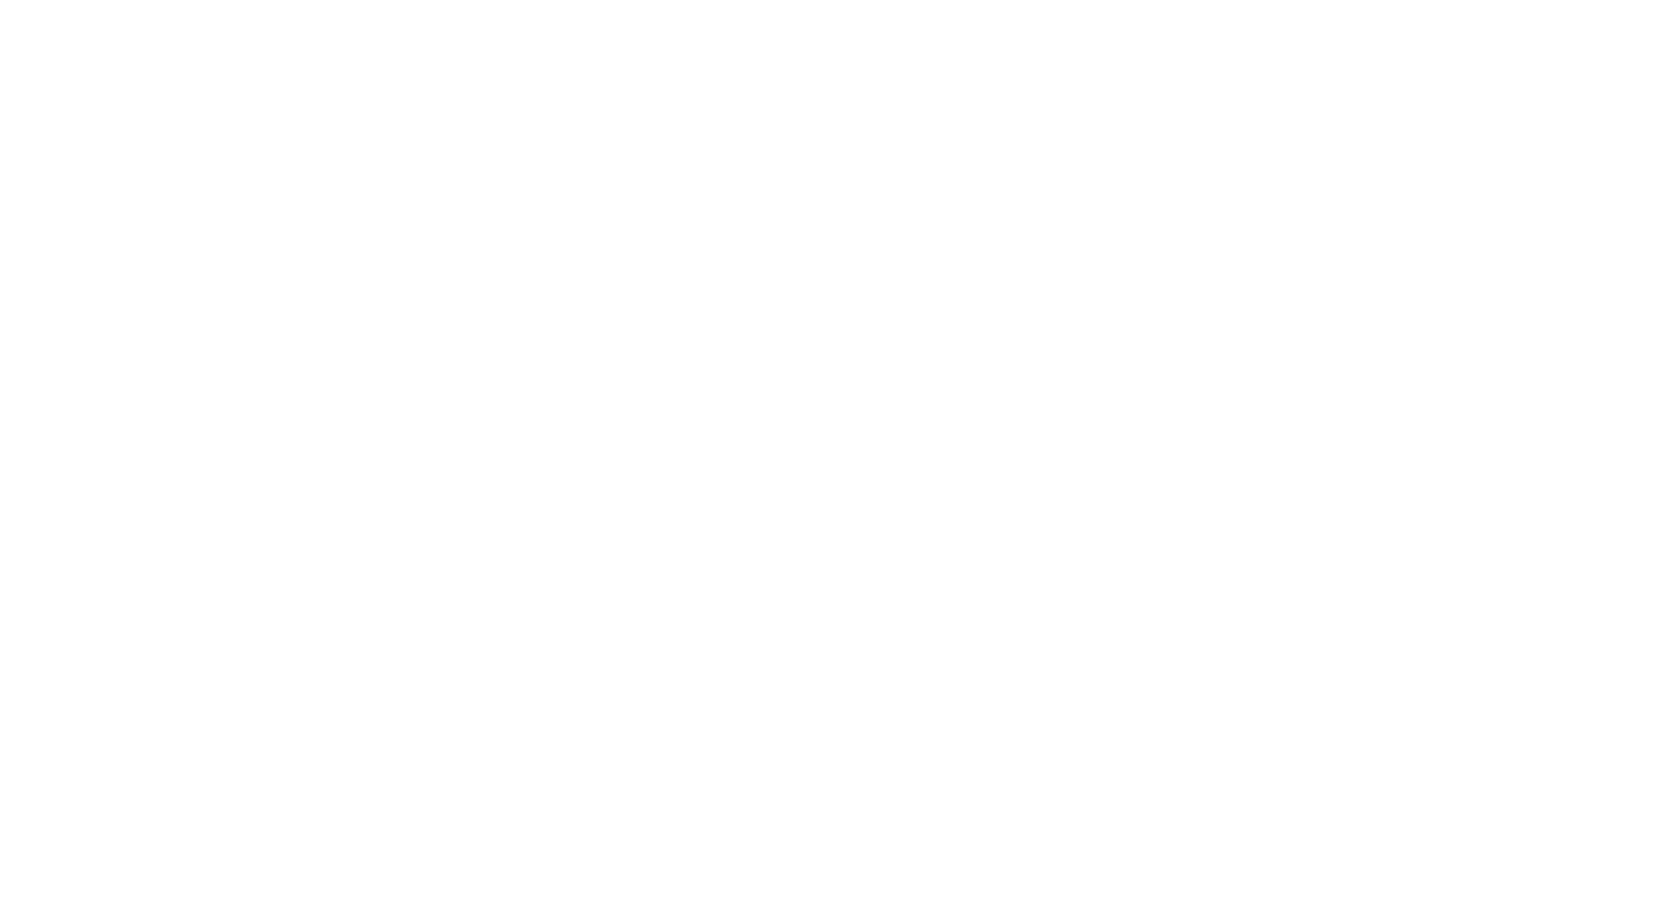 This screenshot has height=922, width=1653. I want to click on 'Lovelace donates money for defibrillators to local organizations', so click(588, 208).